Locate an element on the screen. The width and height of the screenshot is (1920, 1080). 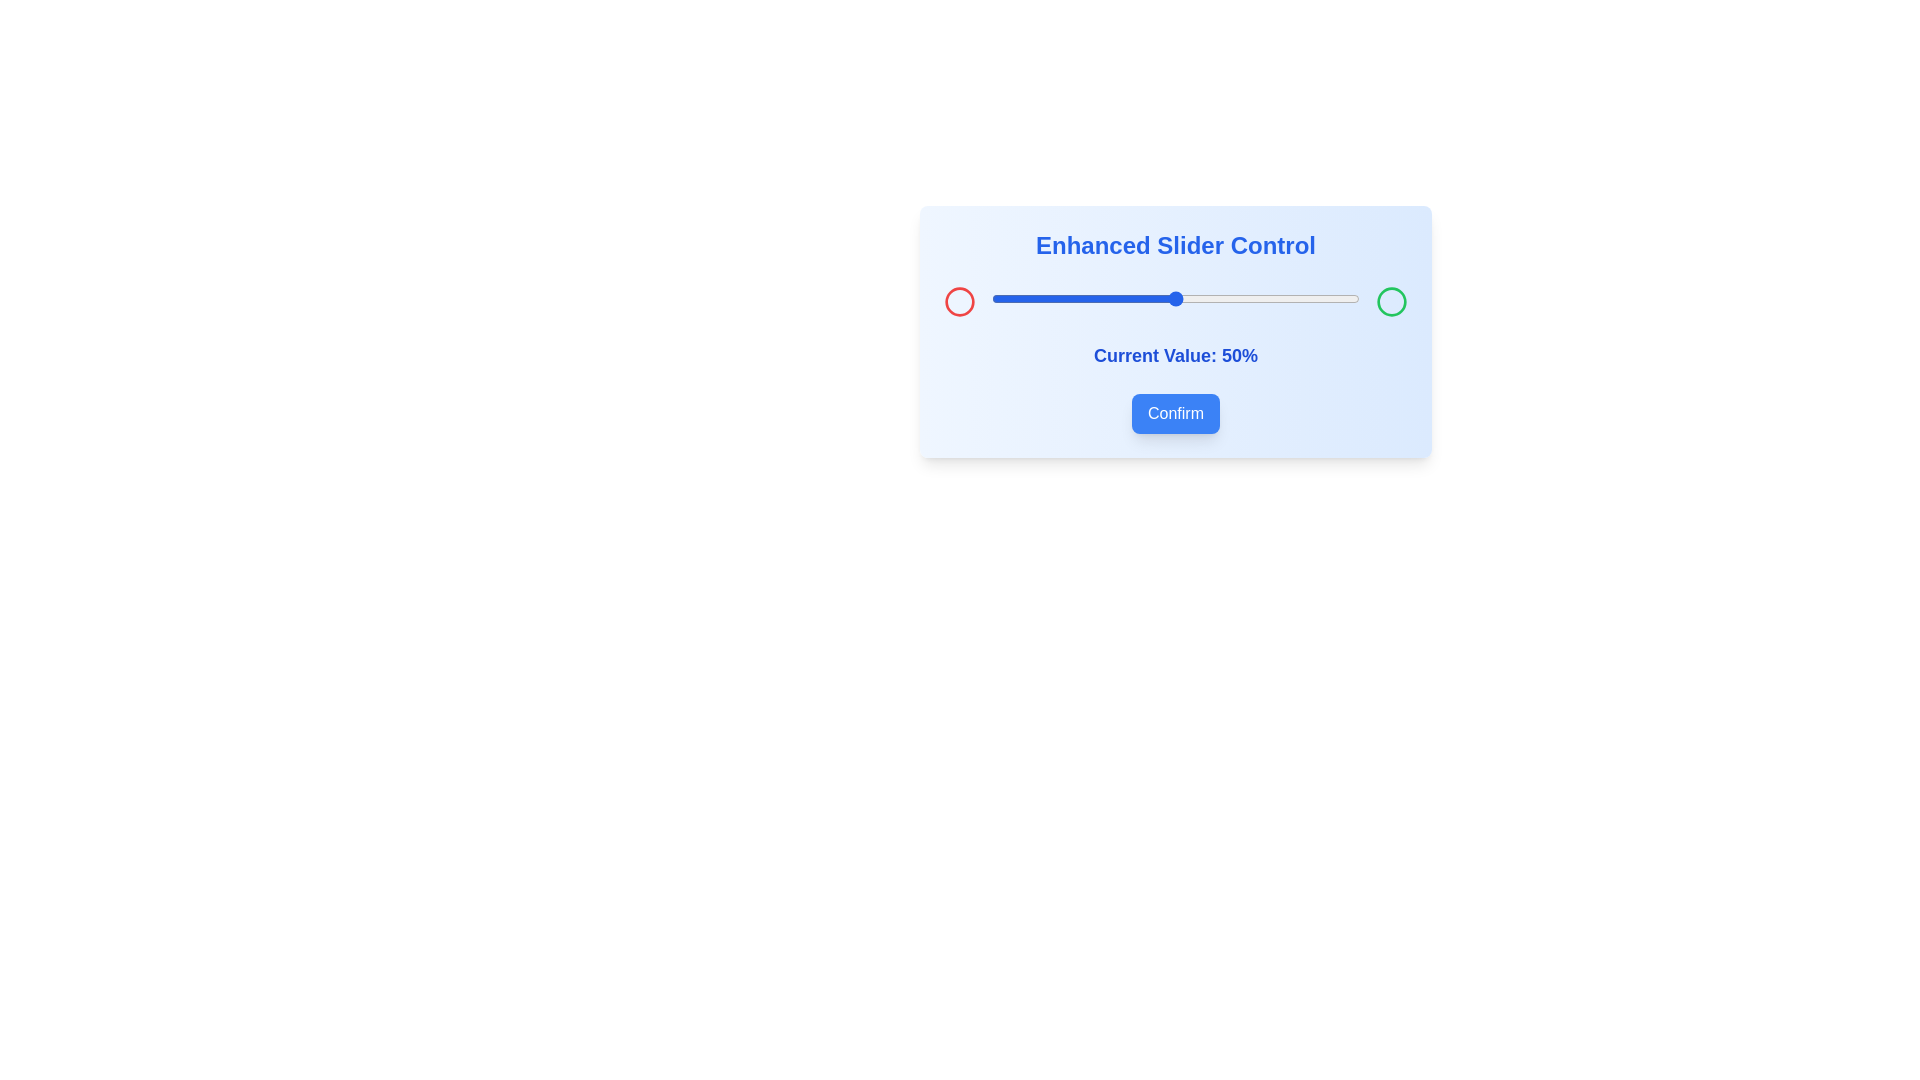
the slider value is located at coordinates (1006, 299).